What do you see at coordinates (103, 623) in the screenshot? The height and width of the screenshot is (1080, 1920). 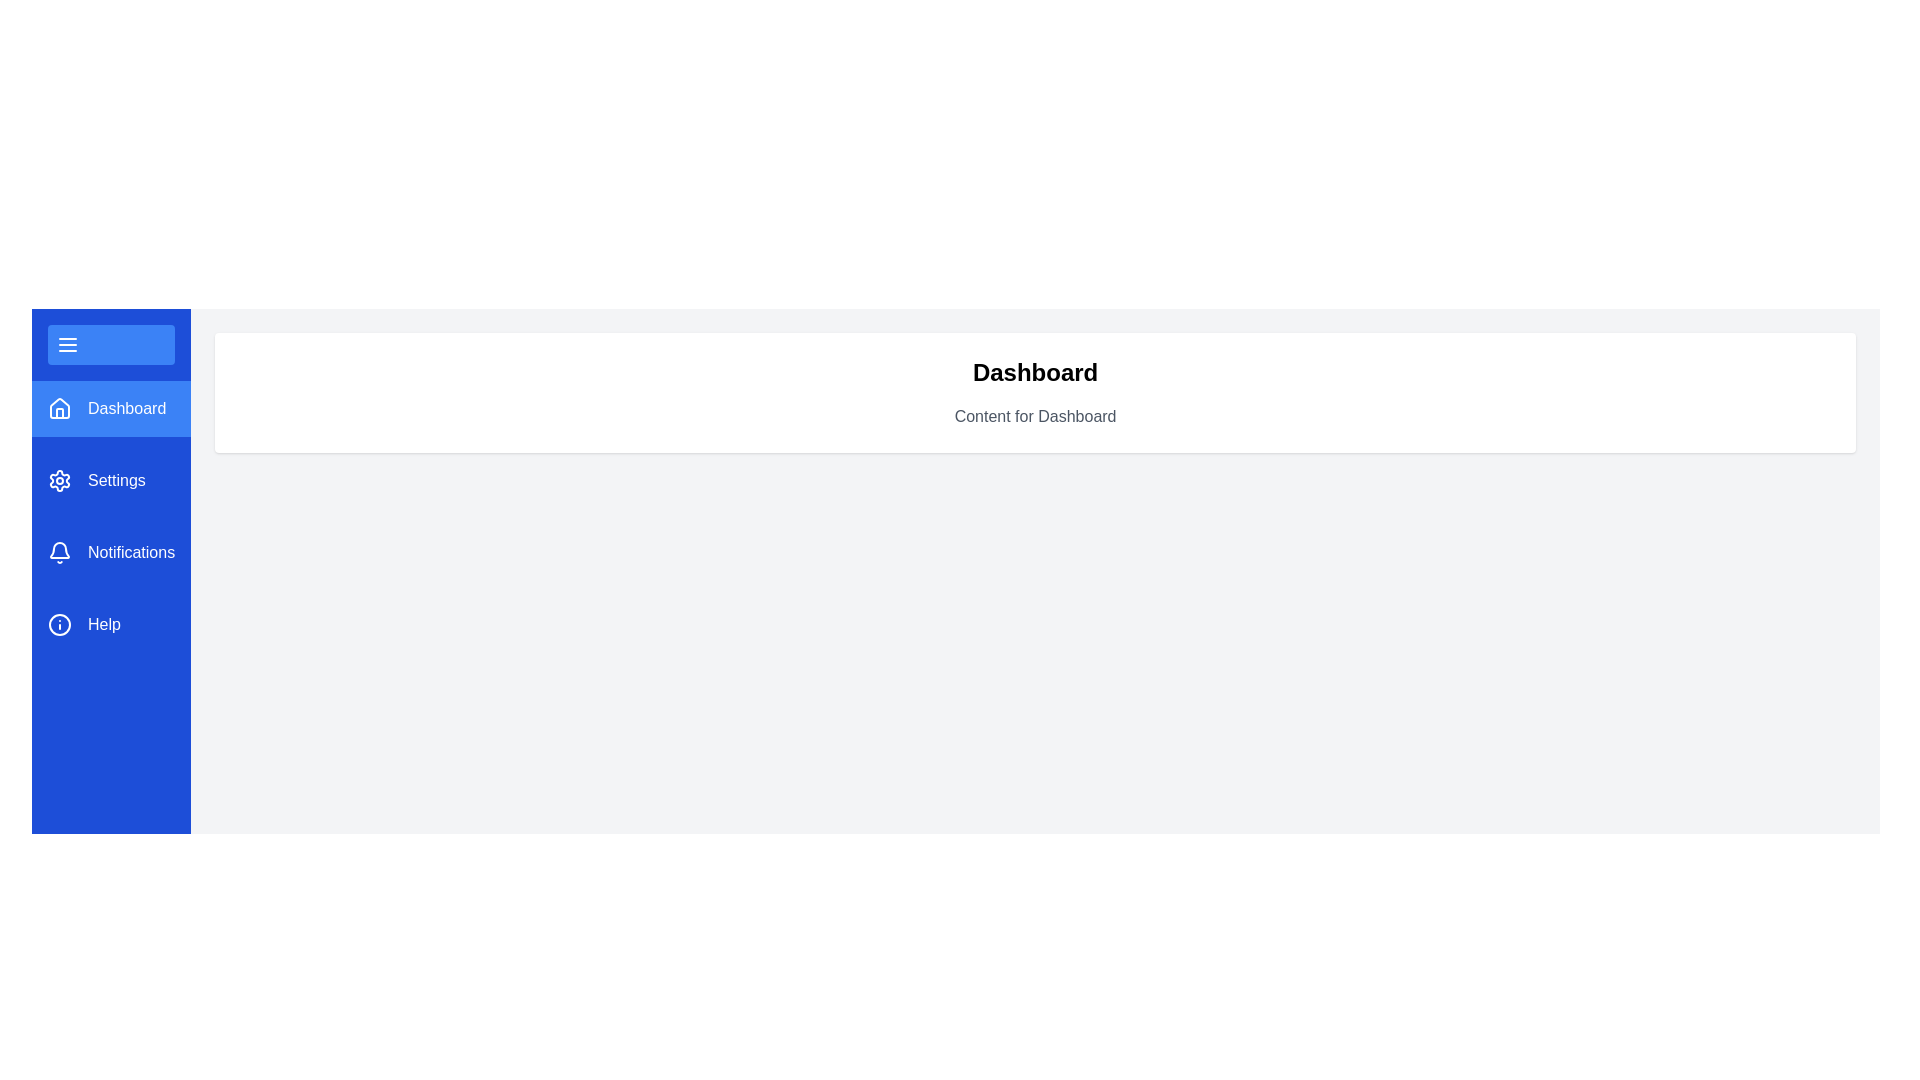 I see `text label displaying the word 'Help' which is styled with white text on a blue background, positioned to the right of an information icon at the bottom of the vertical navigation bar` at bounding box center [103, 623].